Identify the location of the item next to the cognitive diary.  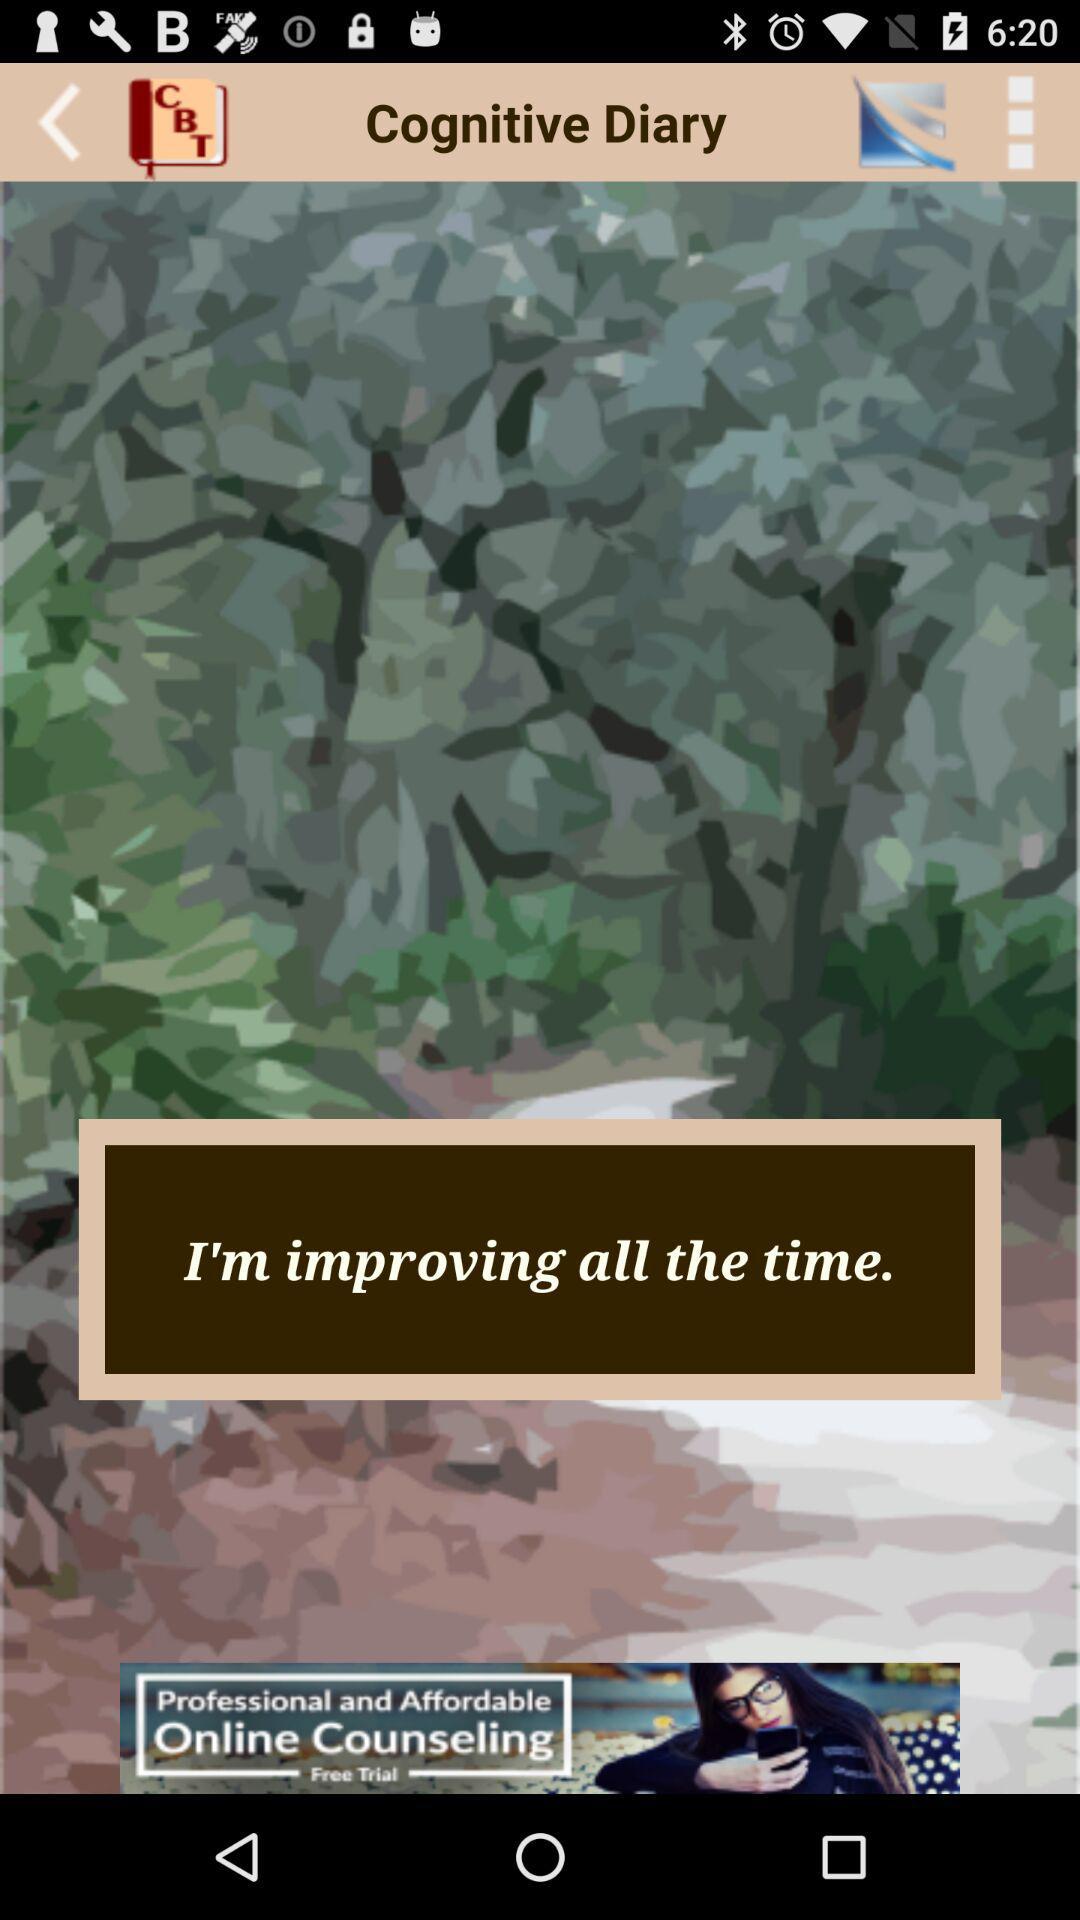
(902, 121).